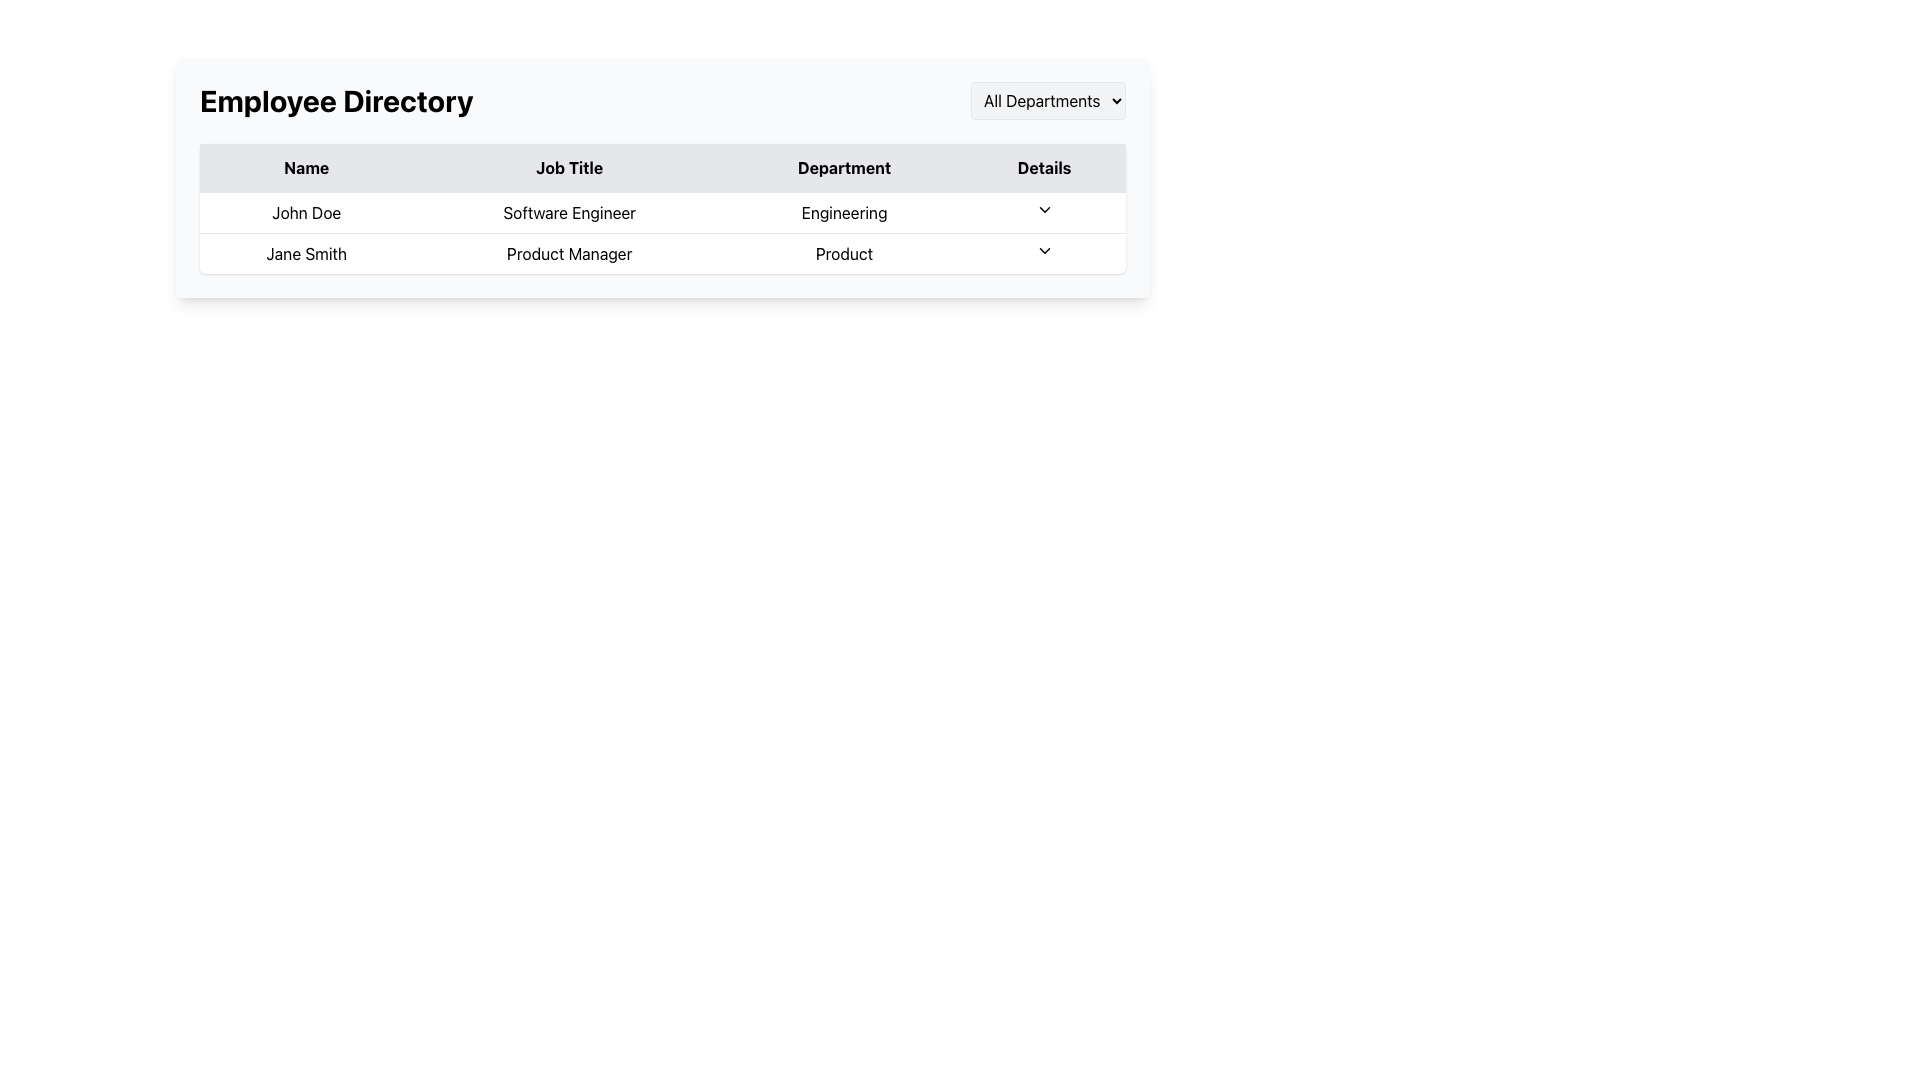 This screenshot has width=1920, height=1080. What do you see at coordinates (305, 212) in the screenshot?
I see `the Text display that shows the full name of an individual in the employee directory table located in the first row and first column under the header 'Name'` at bounding box center [305, 212].